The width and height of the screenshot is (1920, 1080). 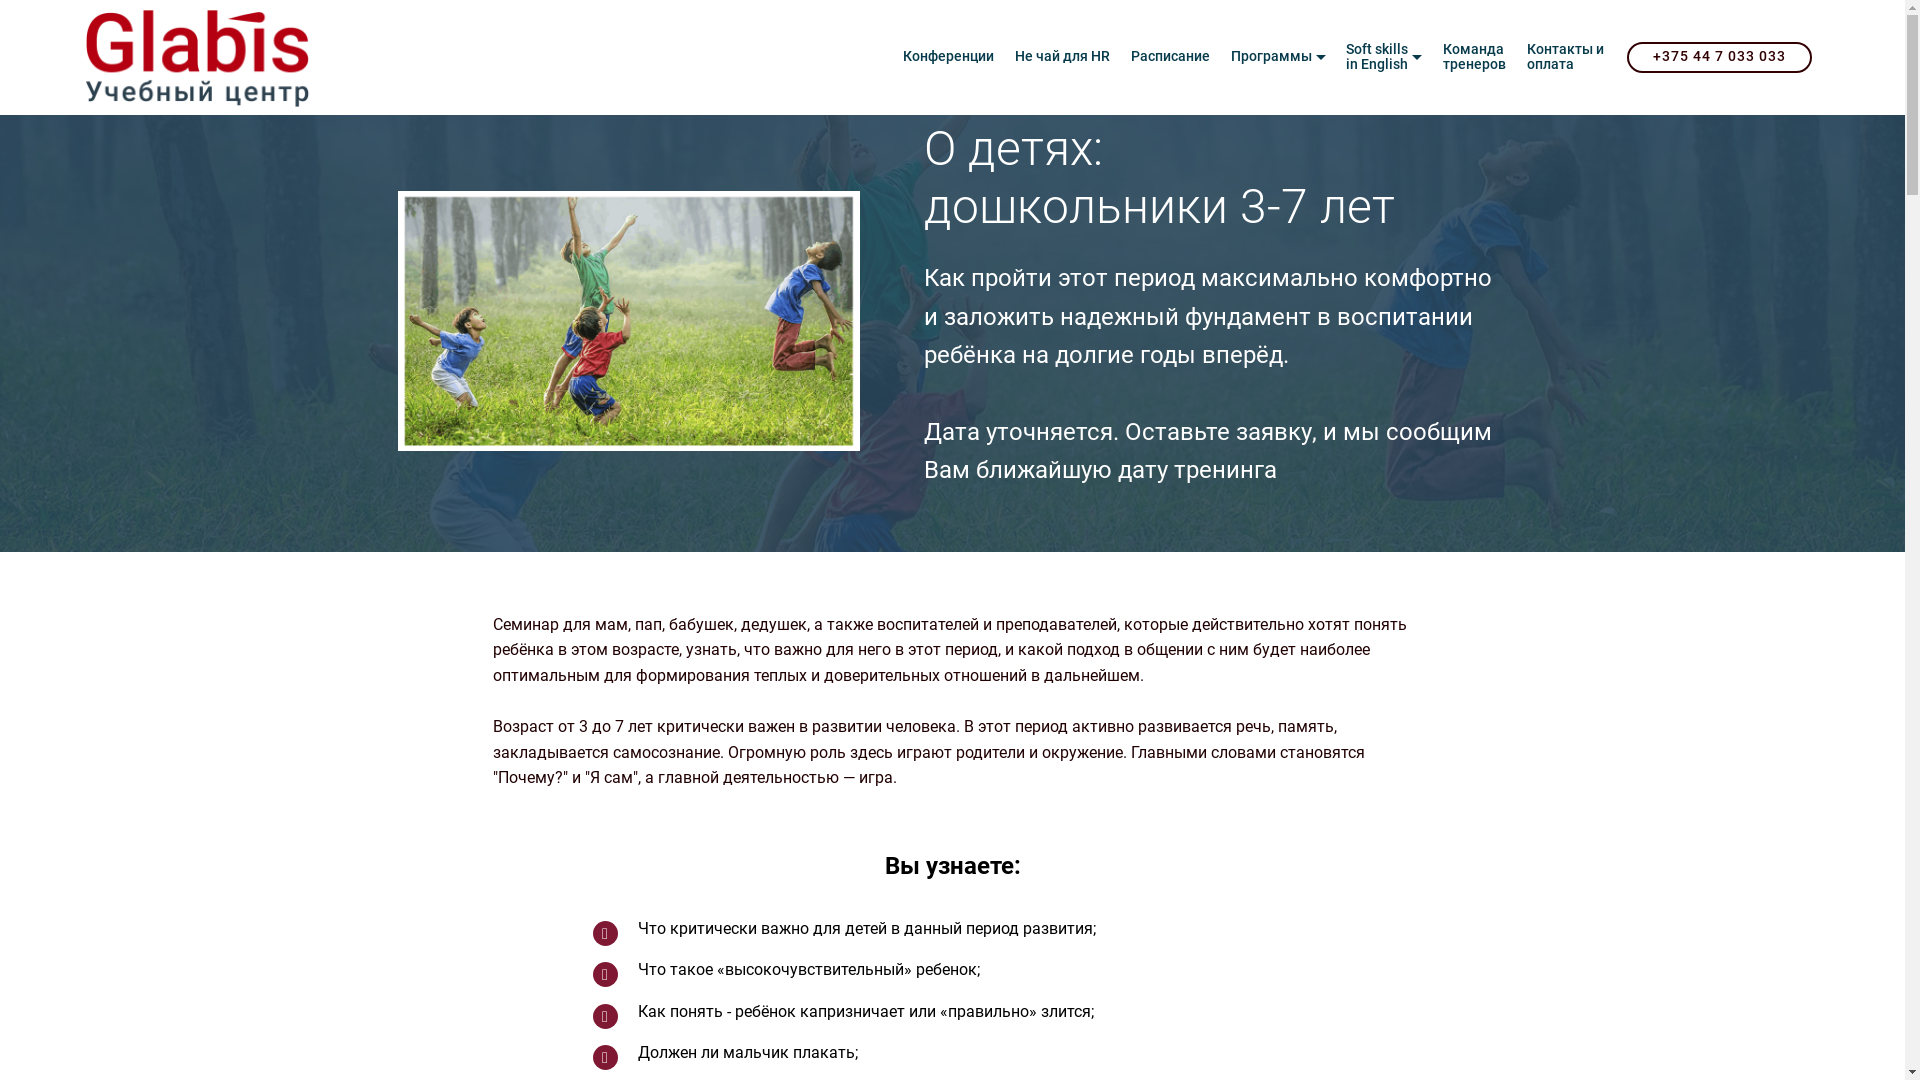 What do you see at coordinates (1718, 56) in the screenshot?
I see `'+375 44 7 033 033'` at bounding box center [1718, 56].